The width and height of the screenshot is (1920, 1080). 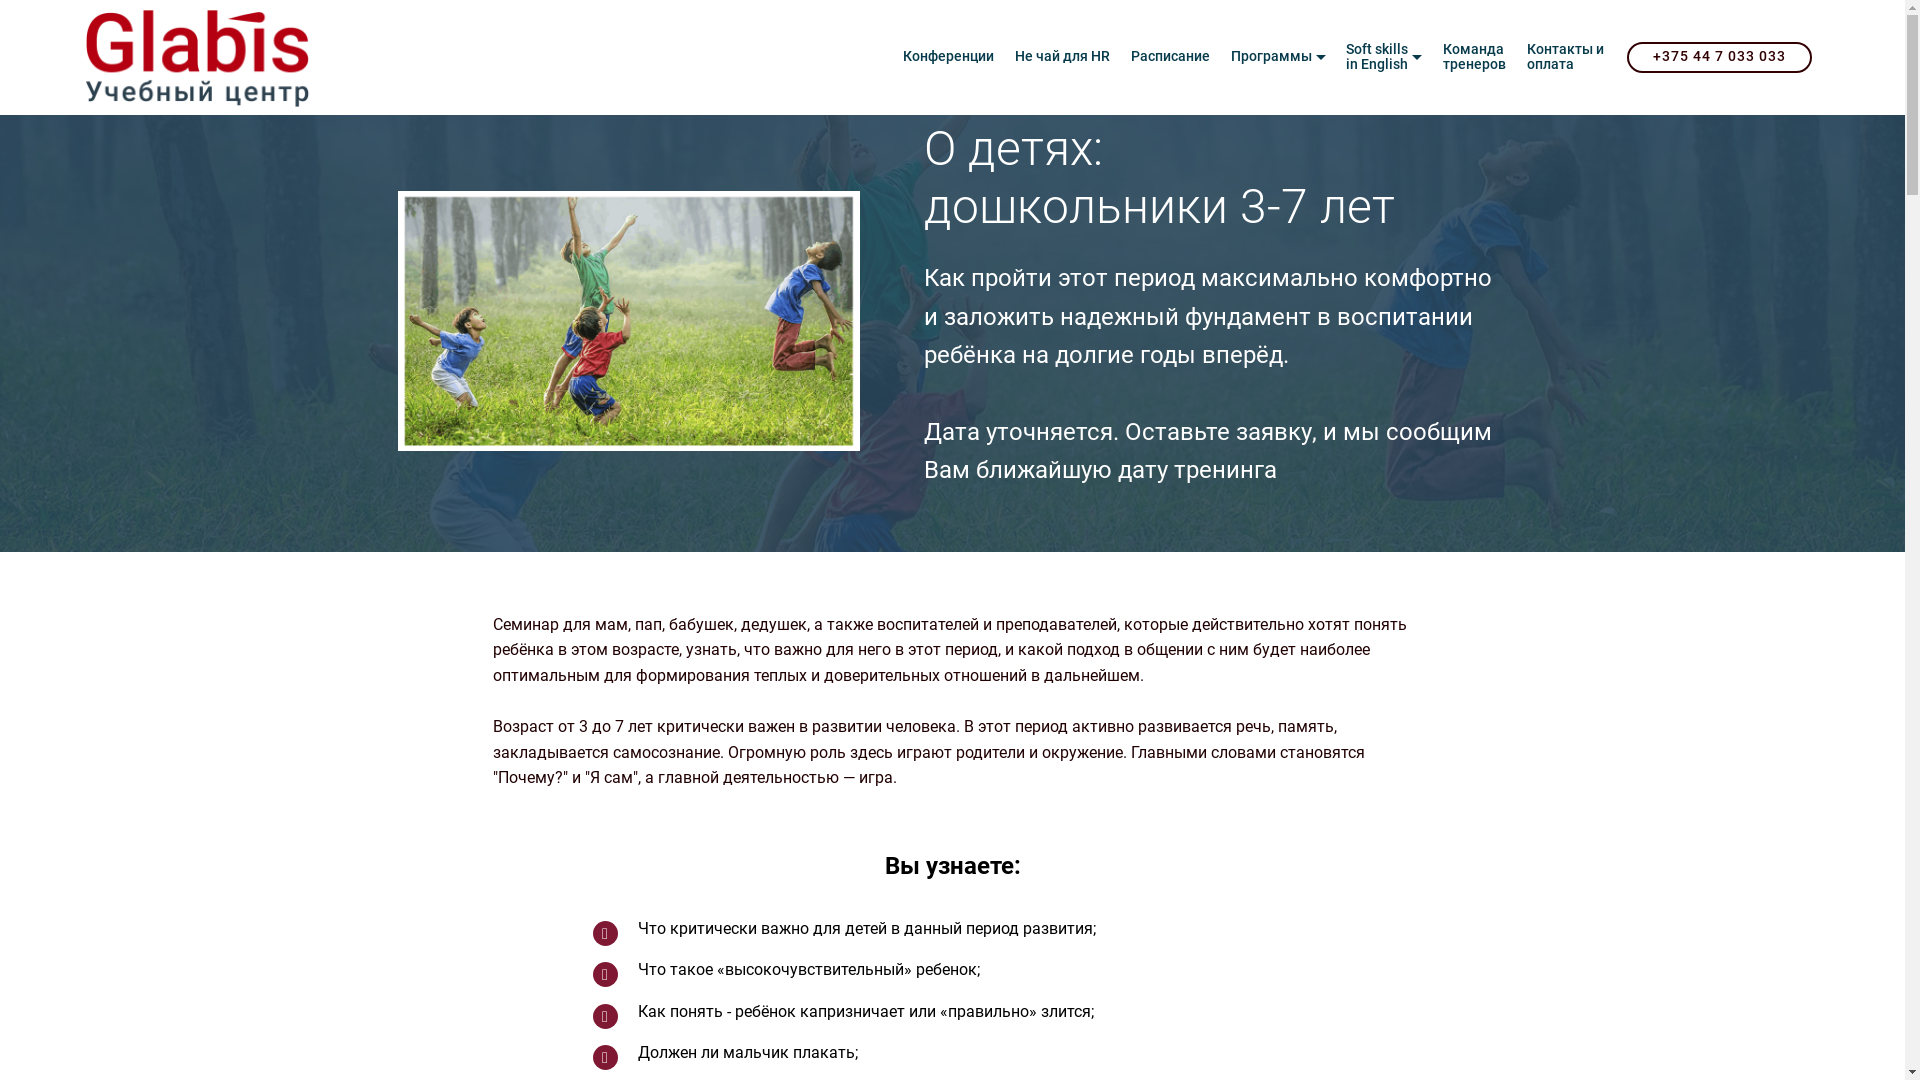 What do you see at coordinates (1718, 56) in the screenshot?
I see `'+375 44 7 033 033'` at bounding box center [1718, 56].